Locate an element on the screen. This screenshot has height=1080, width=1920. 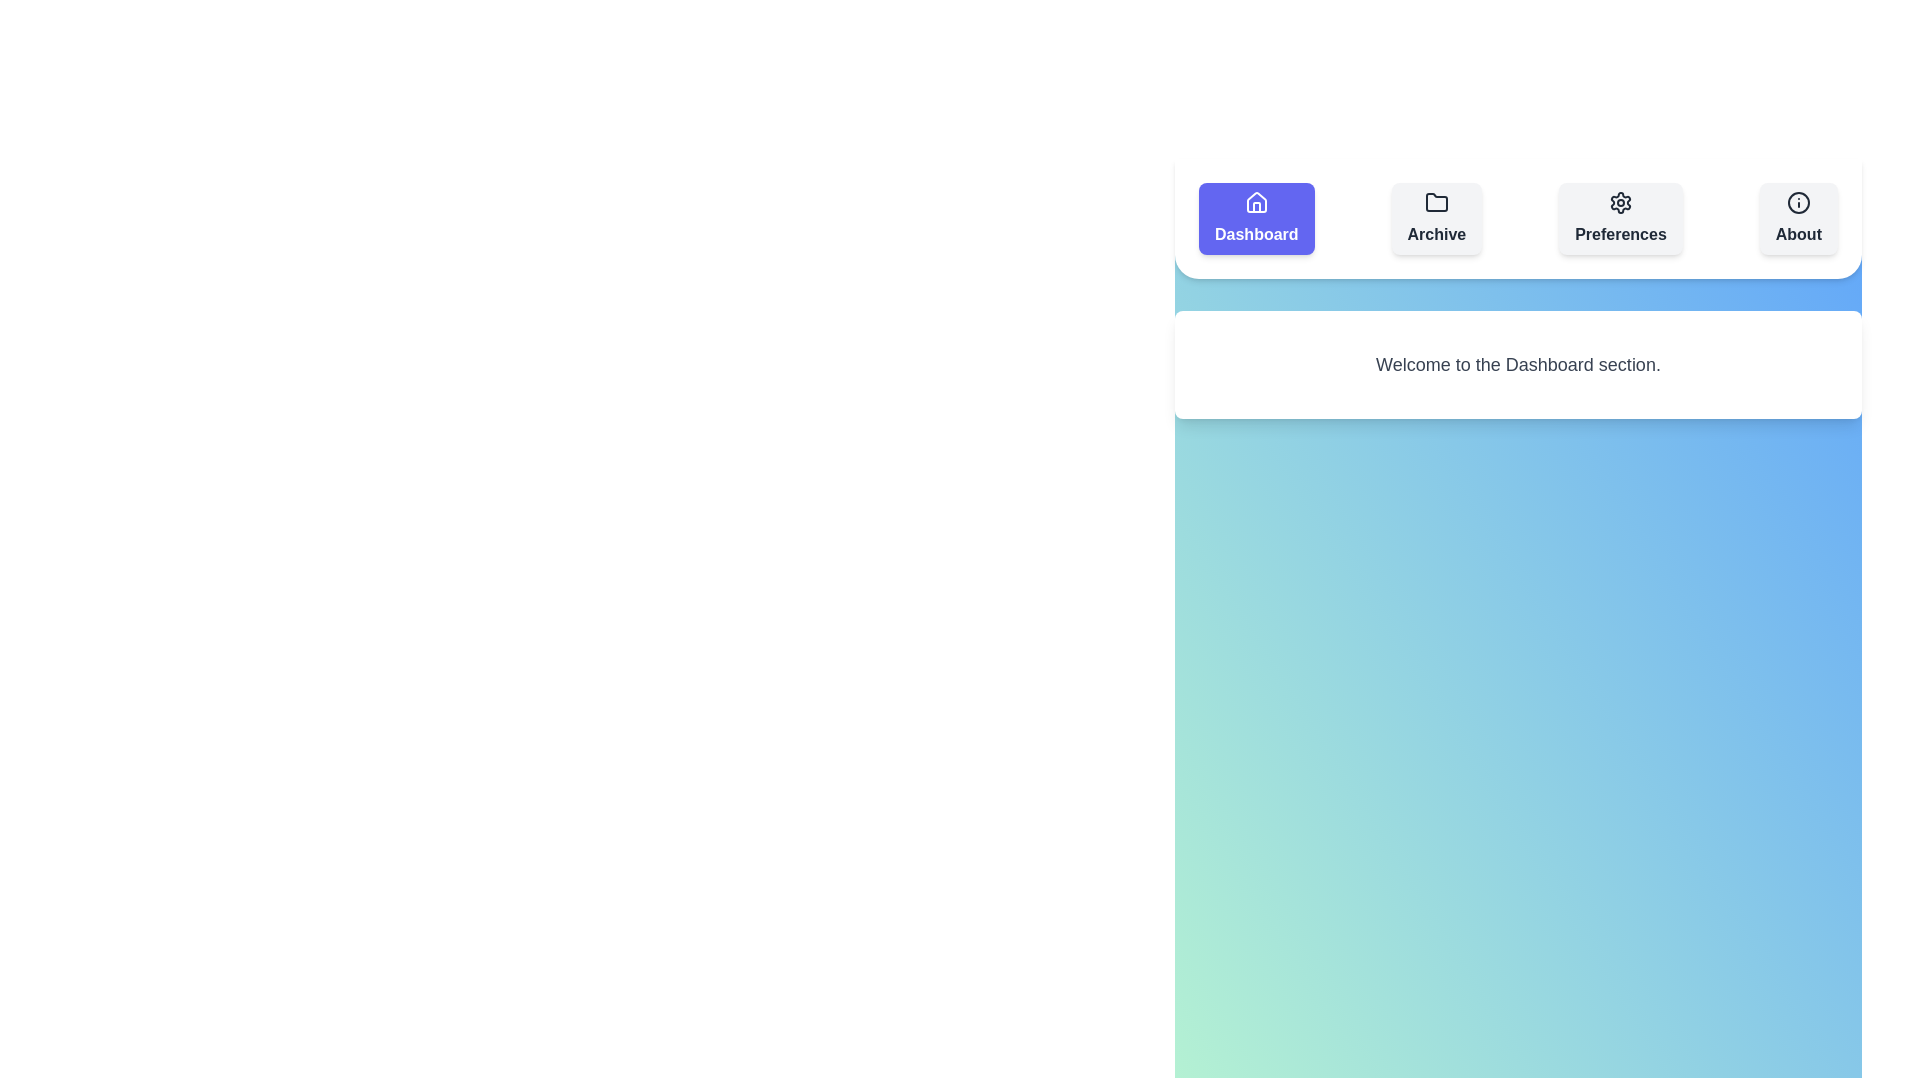
the section button labeled Dashboard to switch to that section is located at coordinates (1255, 219).